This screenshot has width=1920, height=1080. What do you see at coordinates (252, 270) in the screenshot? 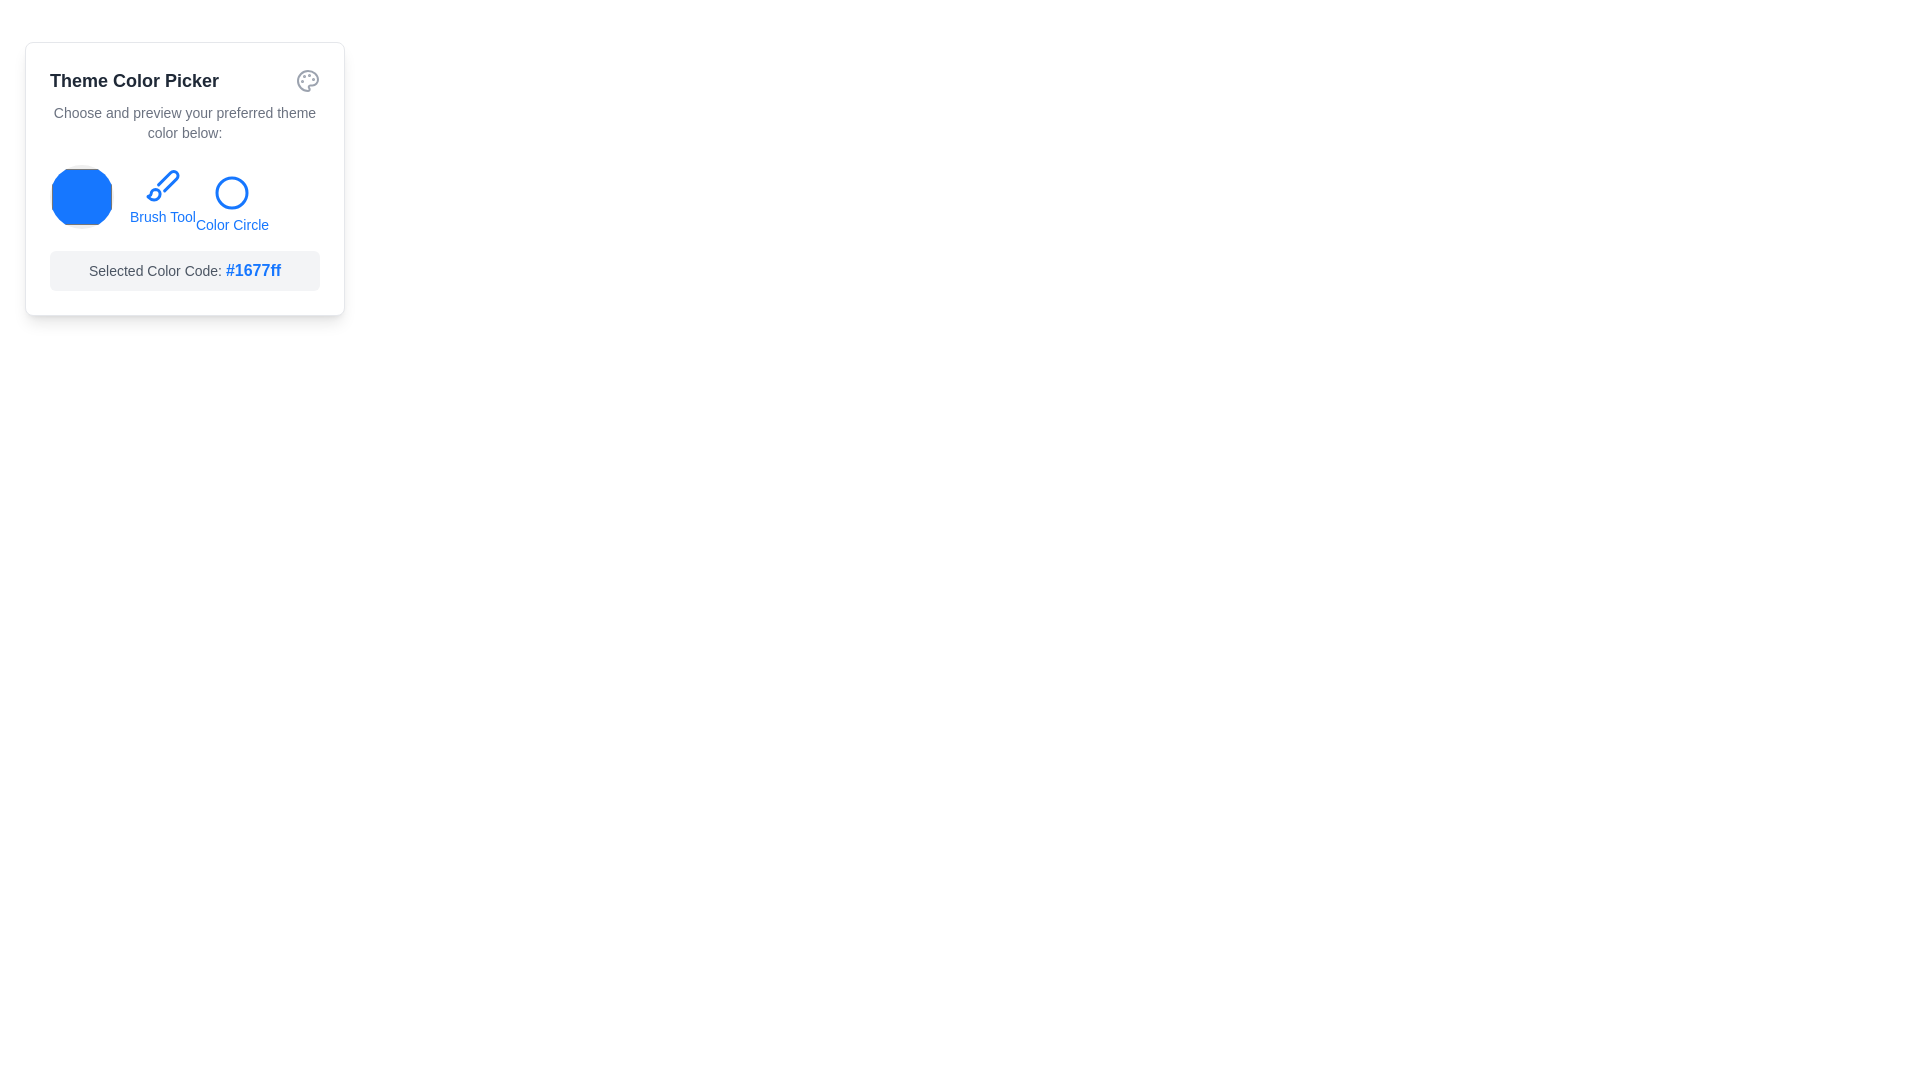
I see `the text element displaying the string '#1677ff', which is a blue color and located near the bottom of the 'Theme Color Picker' box, to the right of 'Selected Color Code'` at bounding box center [252, 270].